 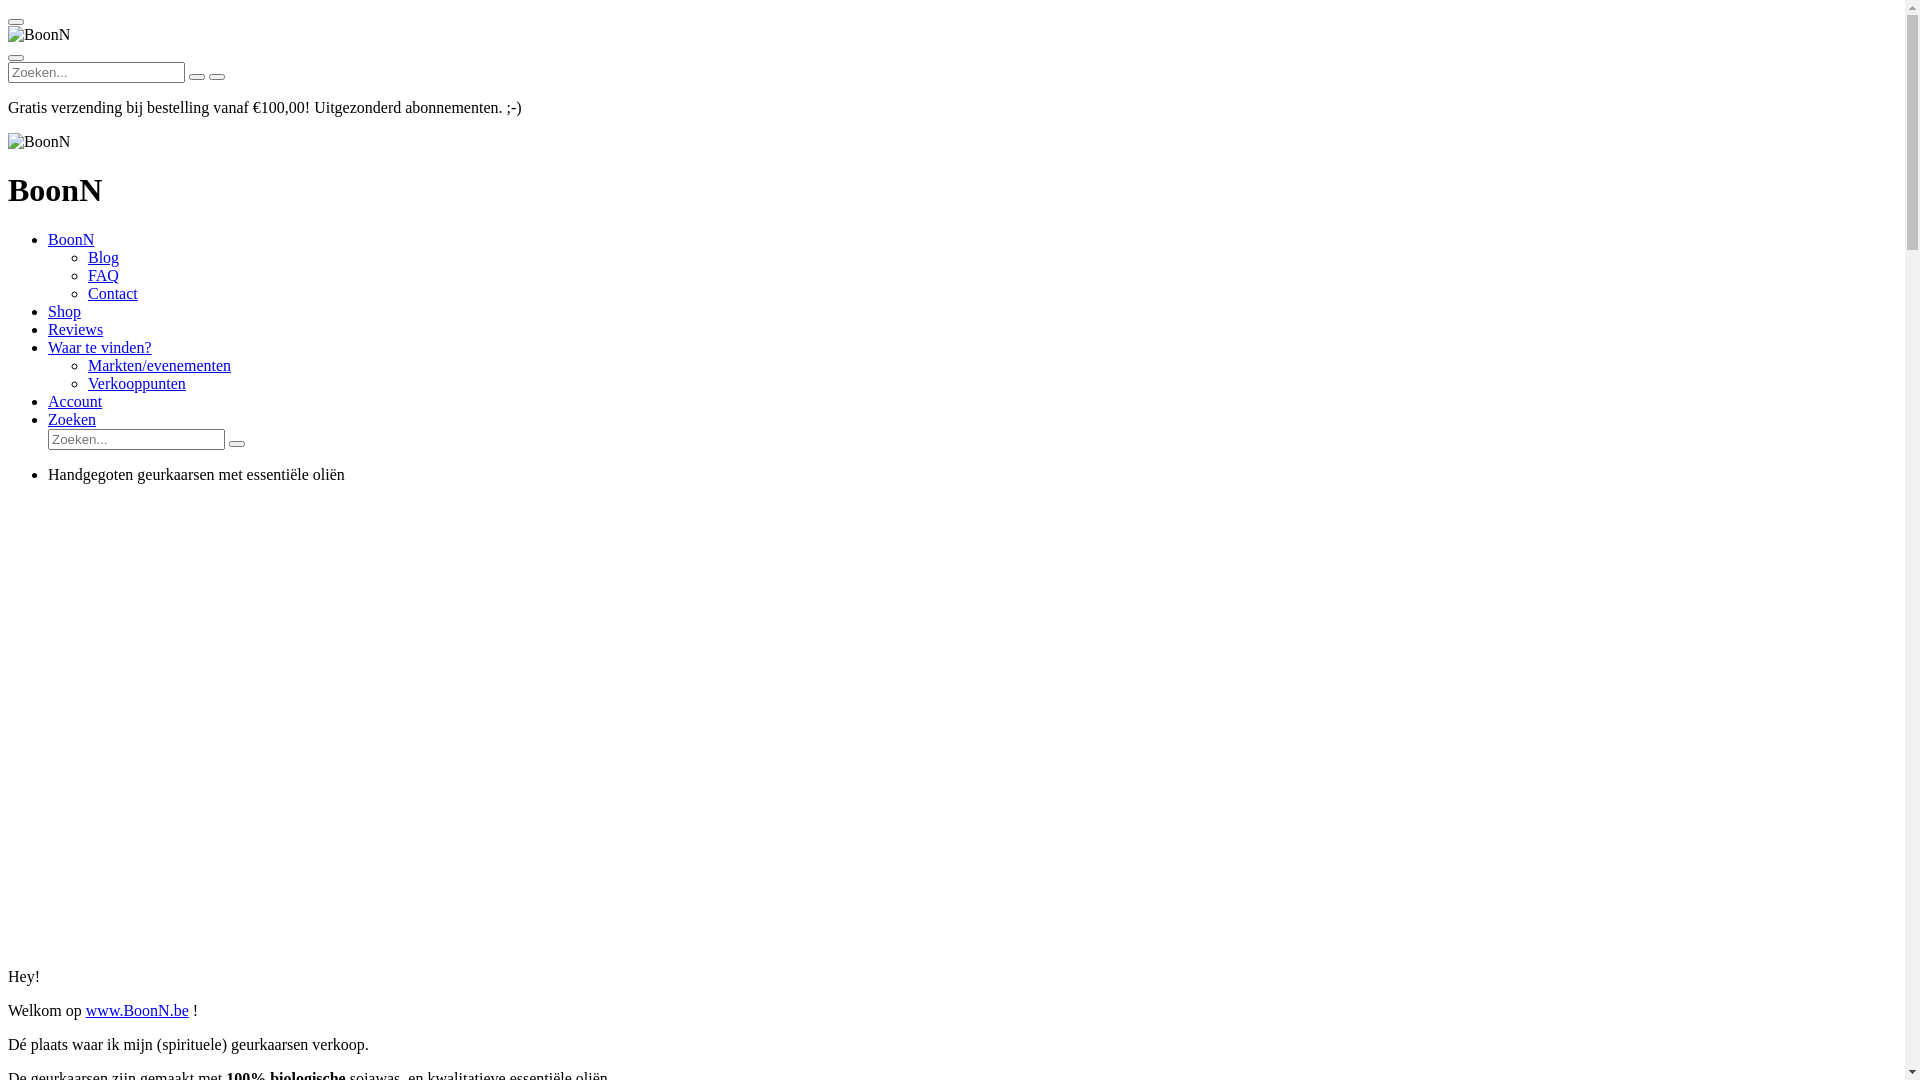 What do you see at coordinates (112, 293) in the screenshot?
I see `'Contact'` at bounding box center [112, 293].